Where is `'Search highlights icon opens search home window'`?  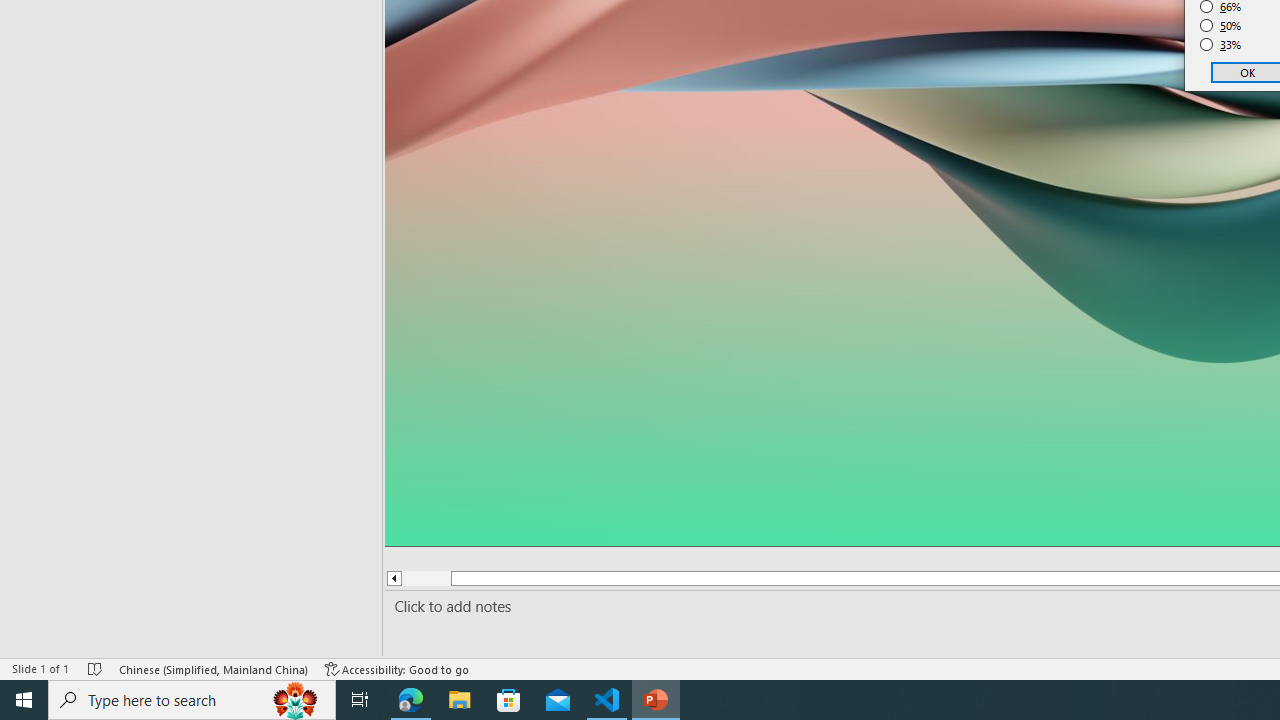 'Search highlights icon opens search home window' is located at coordinates (294, 698).